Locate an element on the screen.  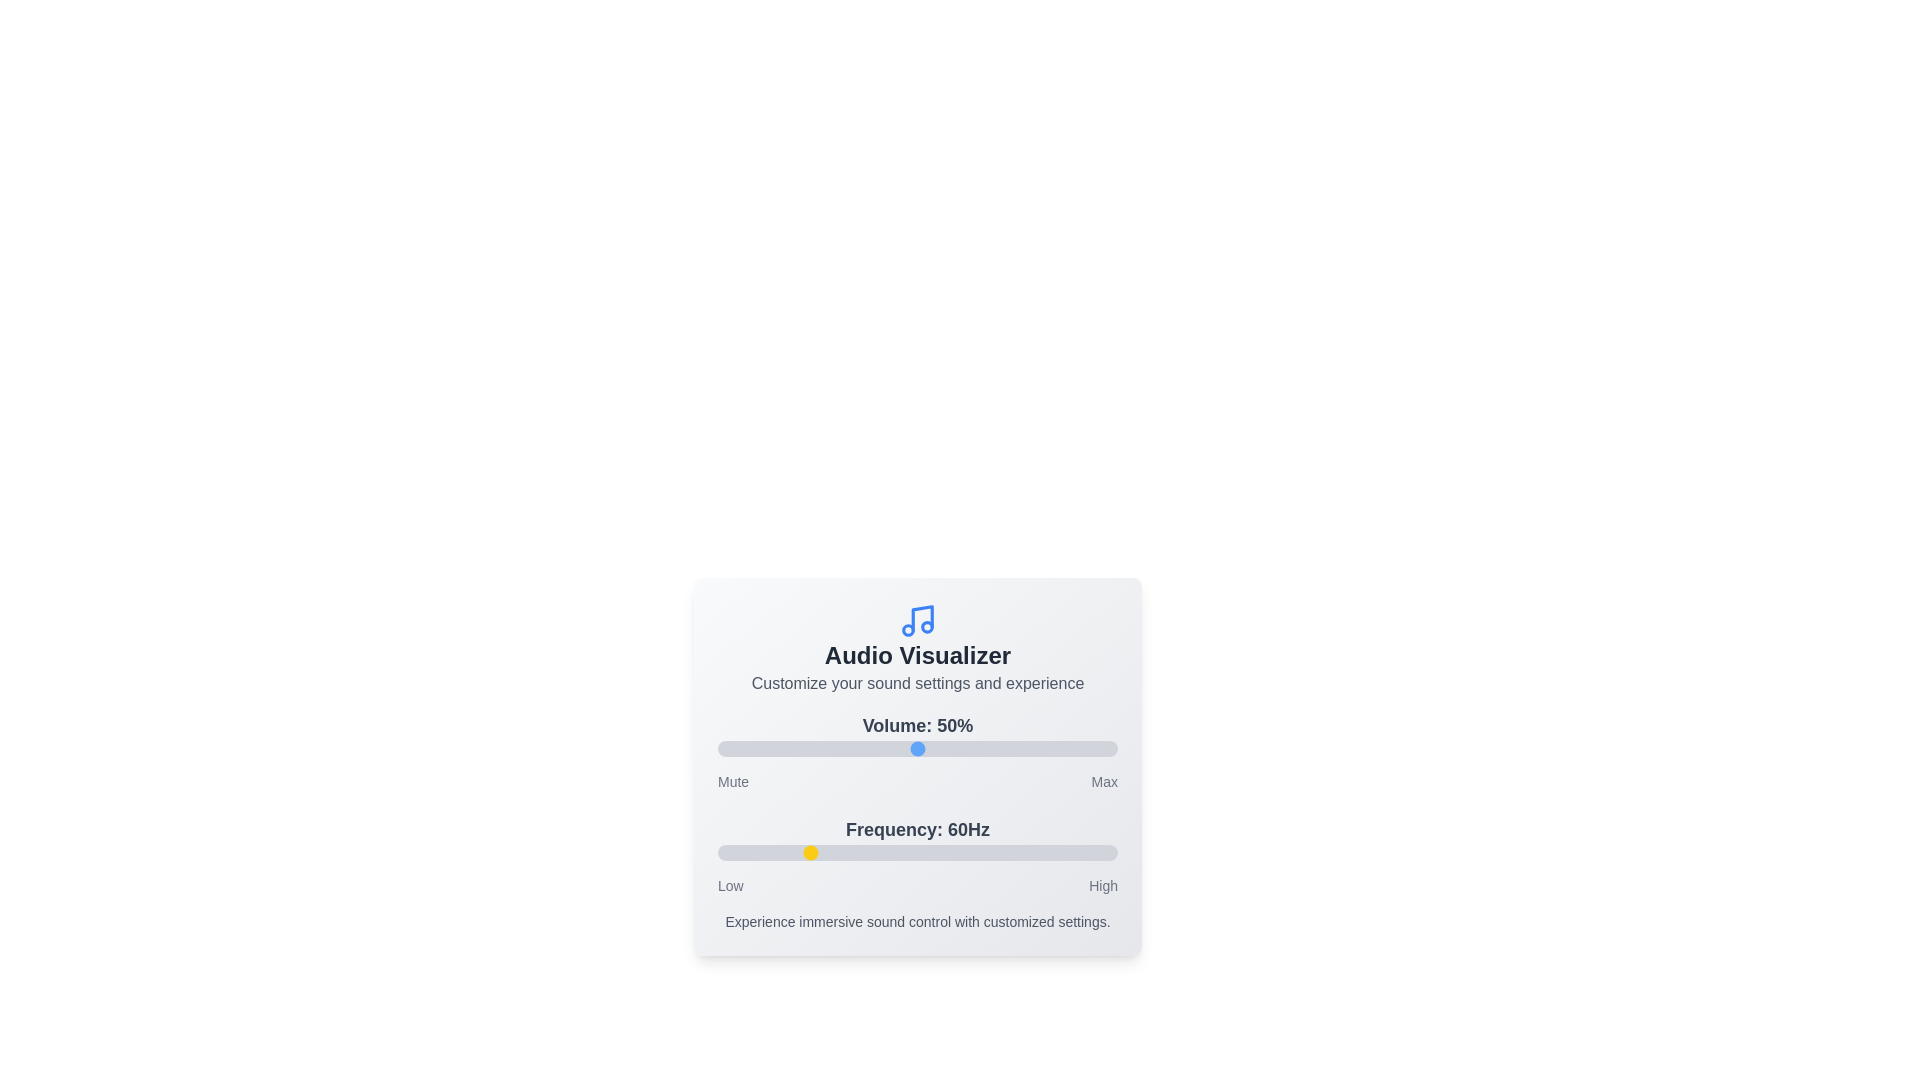
the frequency slider to 20 Hz is located at coordinates (718, 852).